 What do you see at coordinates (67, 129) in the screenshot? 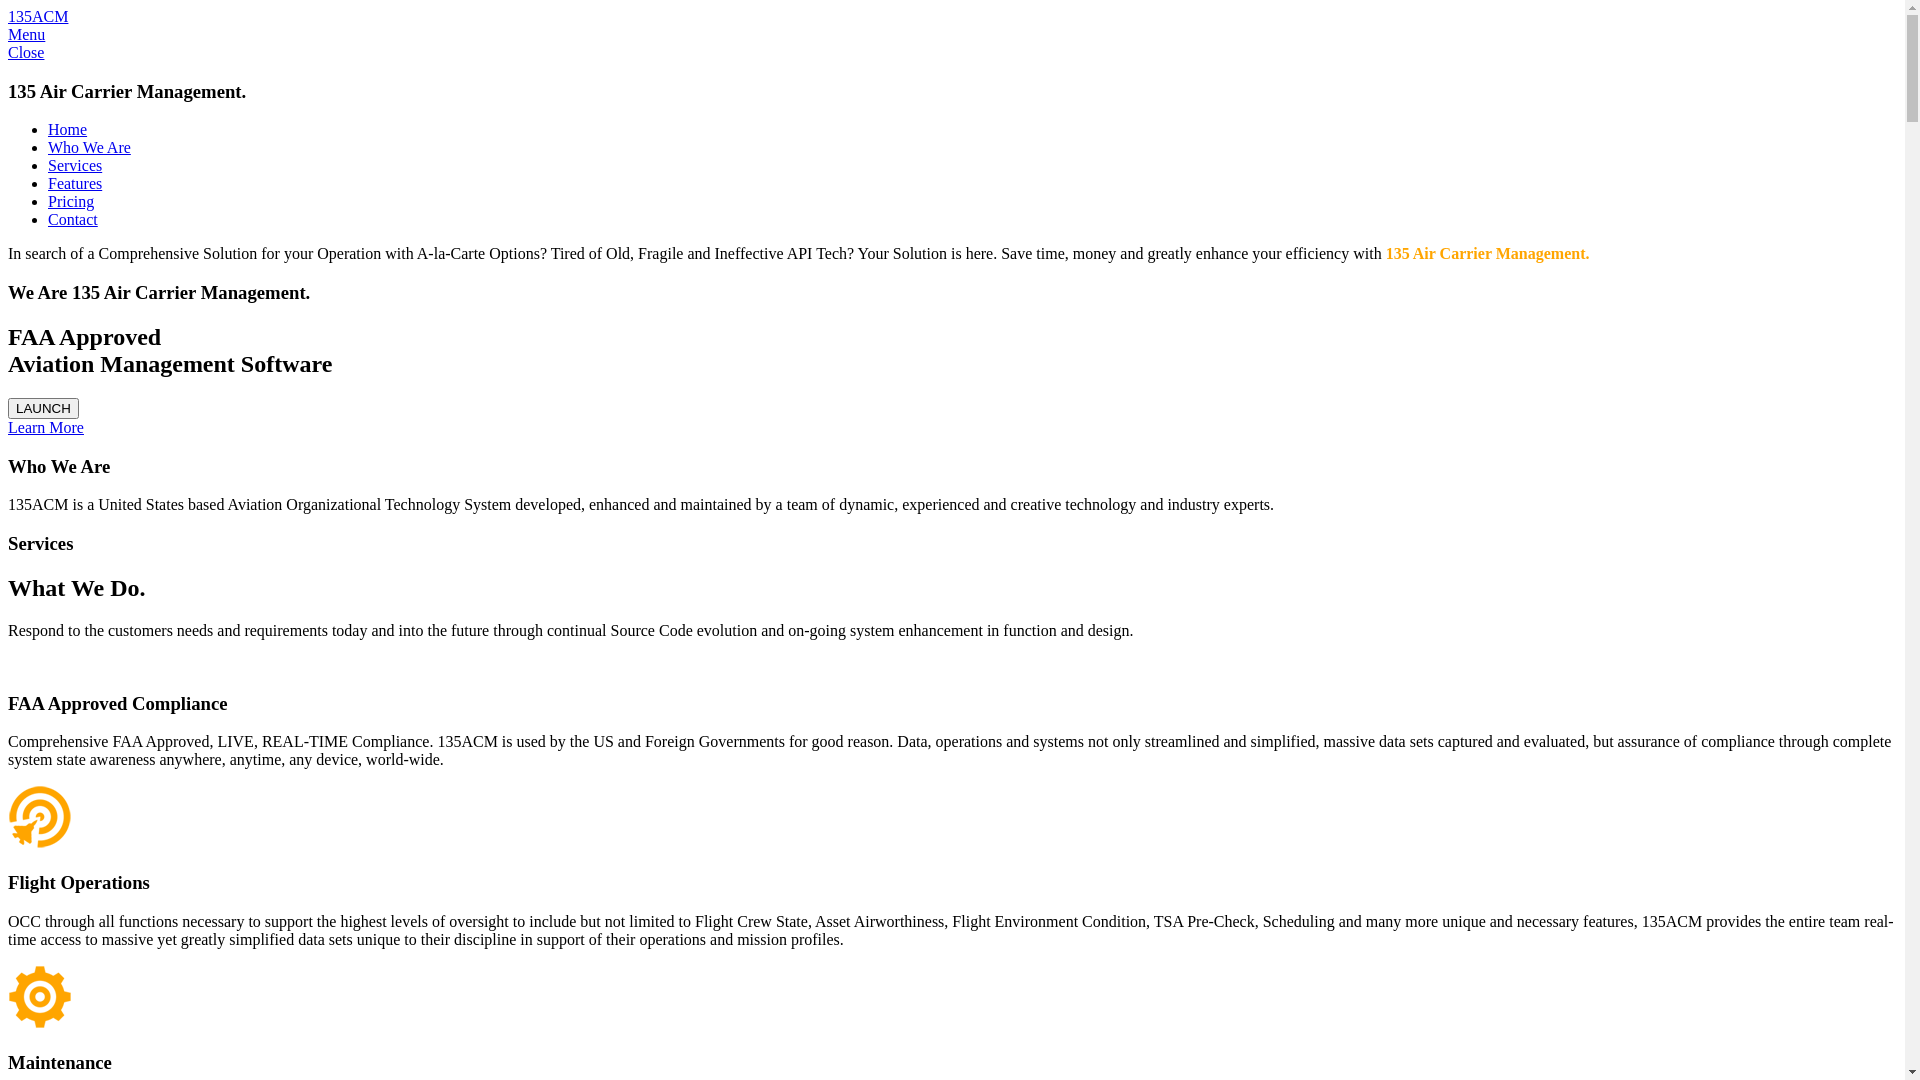
I see `'Home'` at bounding box center [67, 129].